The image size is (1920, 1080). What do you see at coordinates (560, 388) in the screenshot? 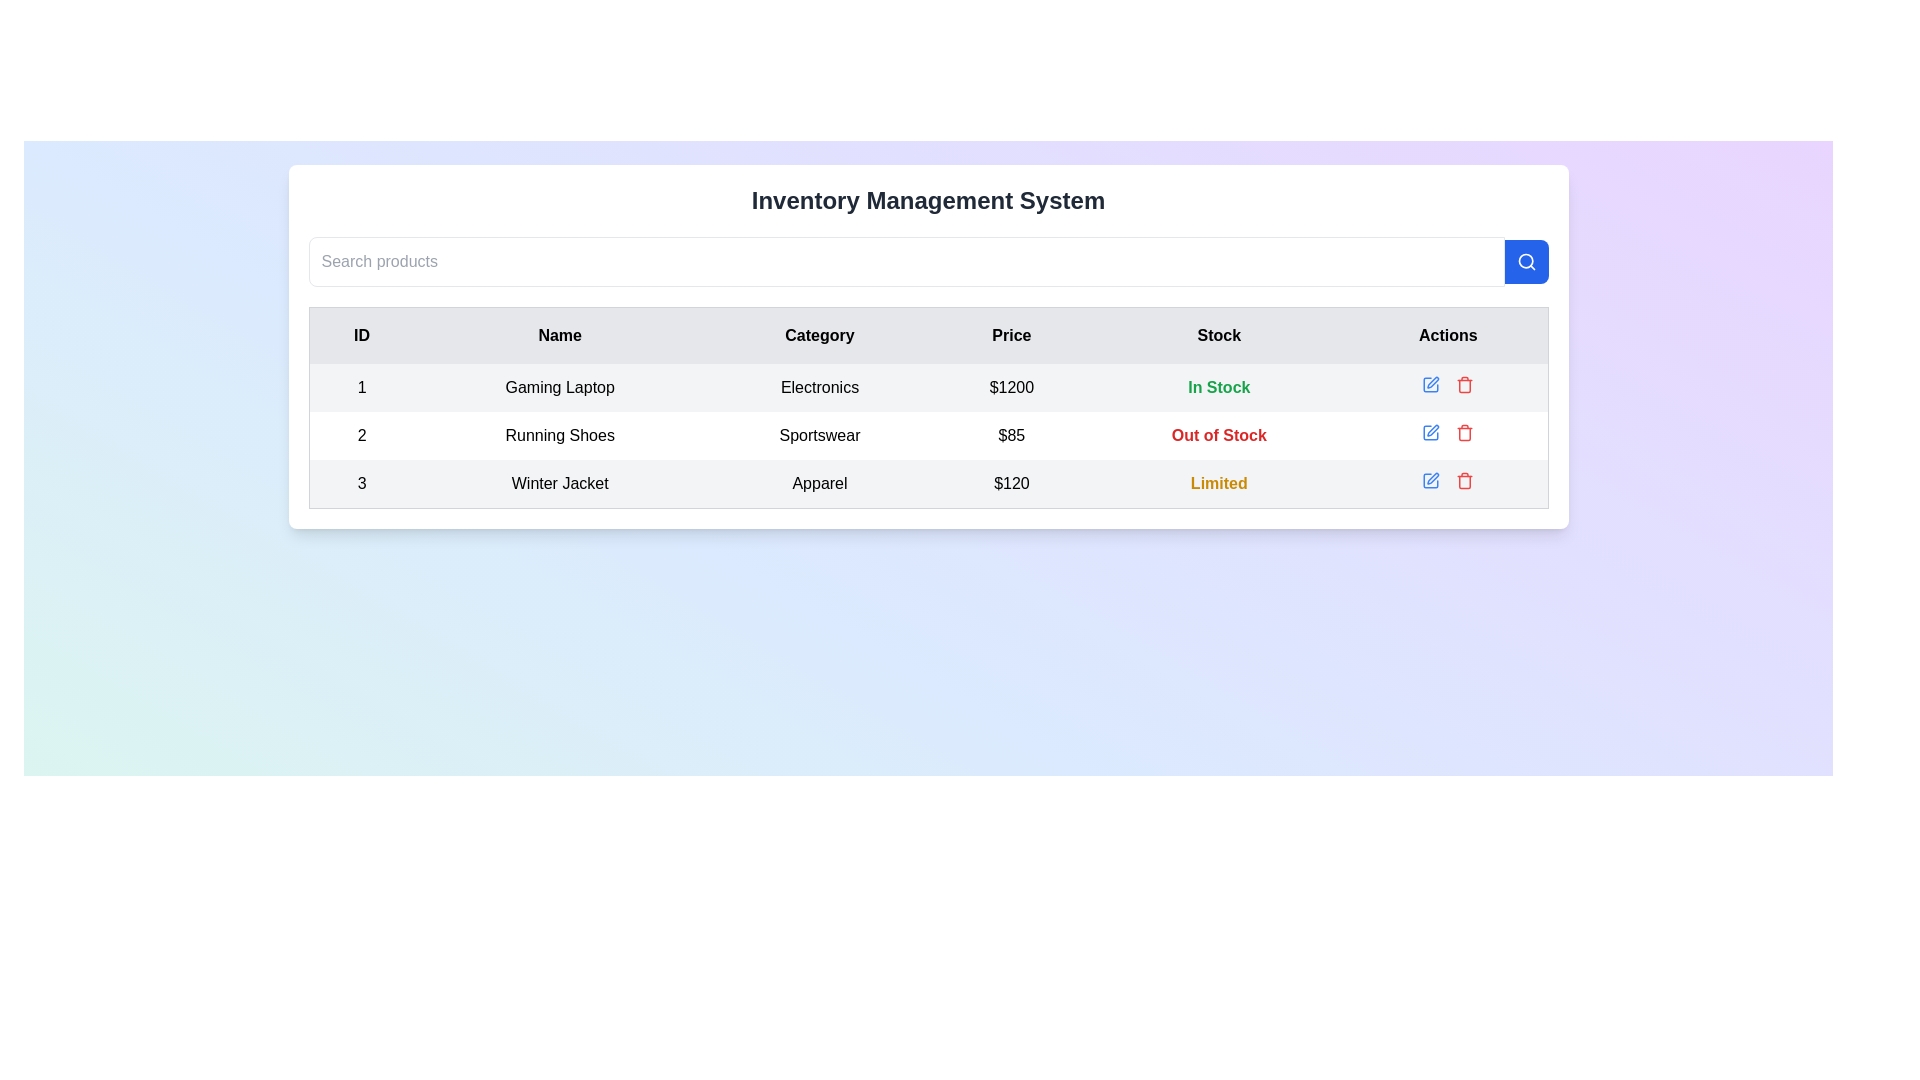
I see `the text label displaying the title 'Gaming Laptop', which is centered in its cell with a light gray background in the inventory table` at bounding box center [560, 388].